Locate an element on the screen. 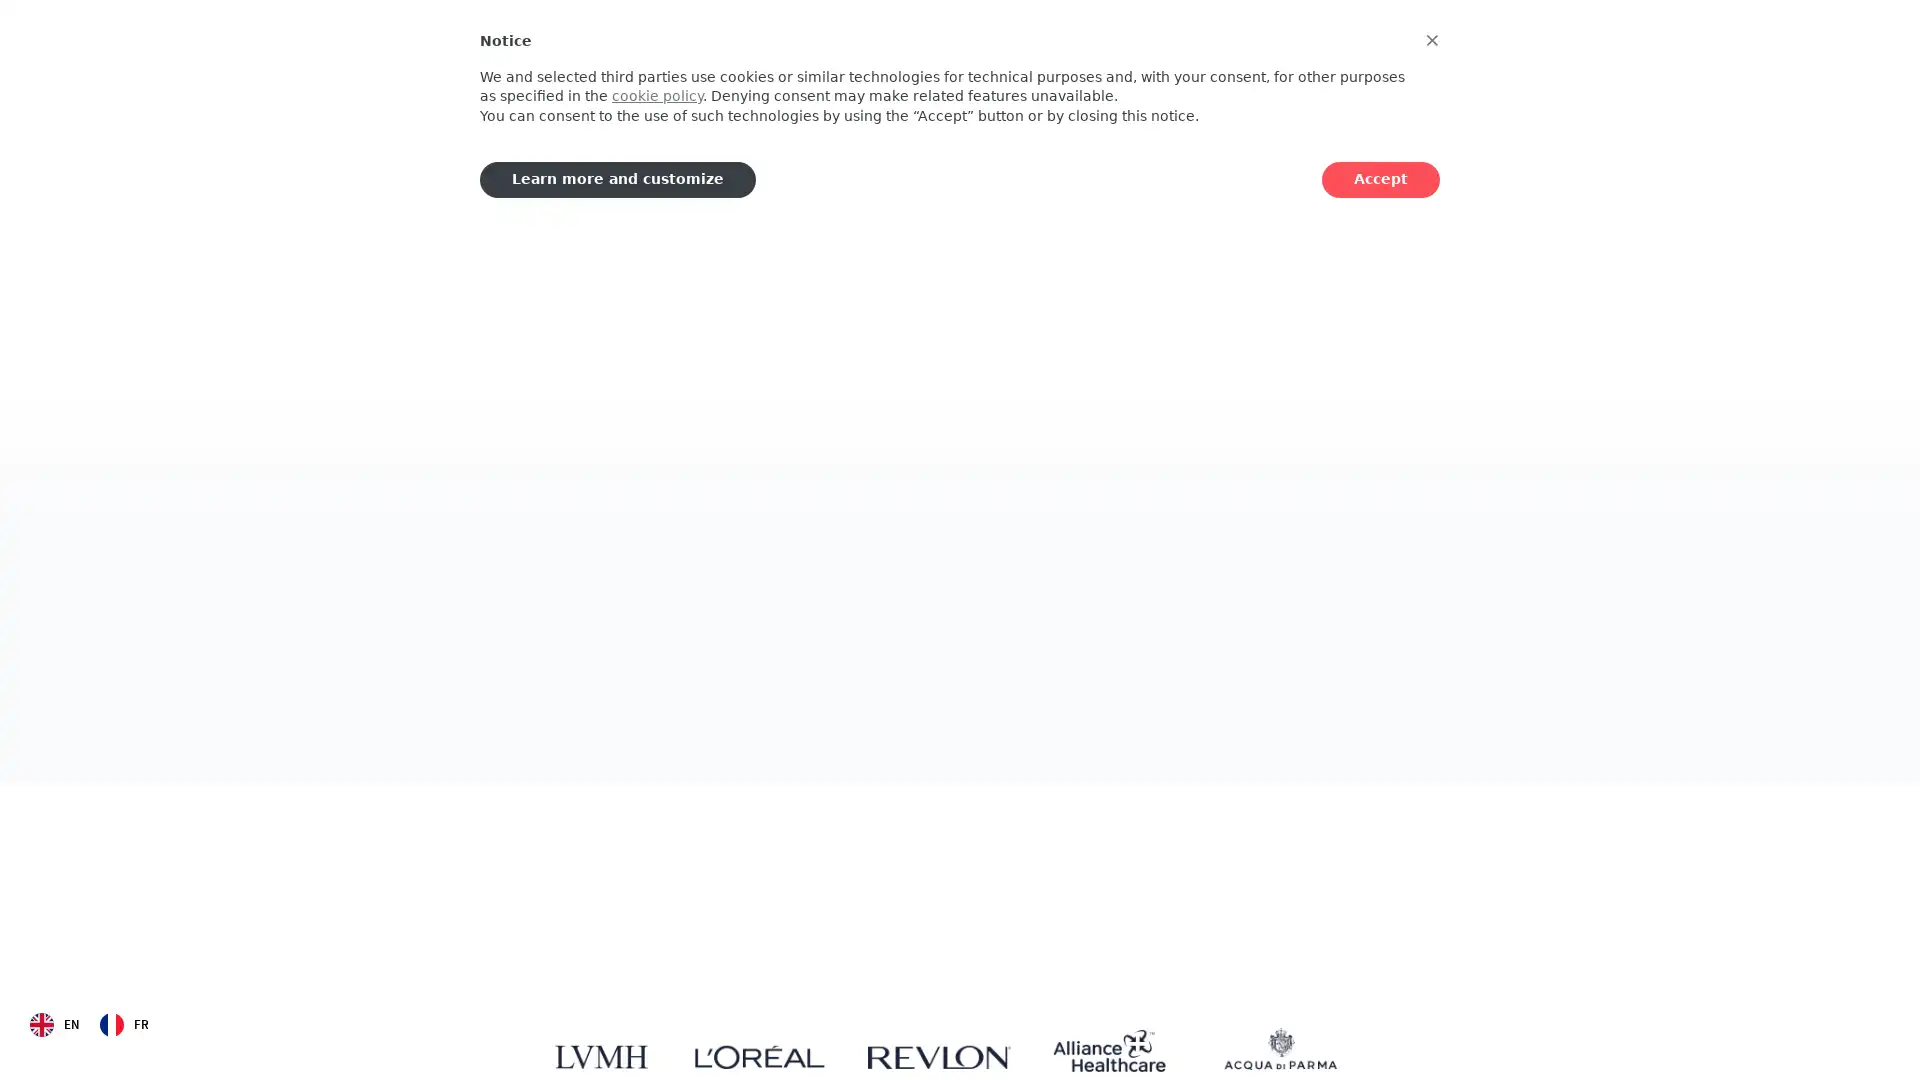  Accept is located at coordinates (1380, 178).